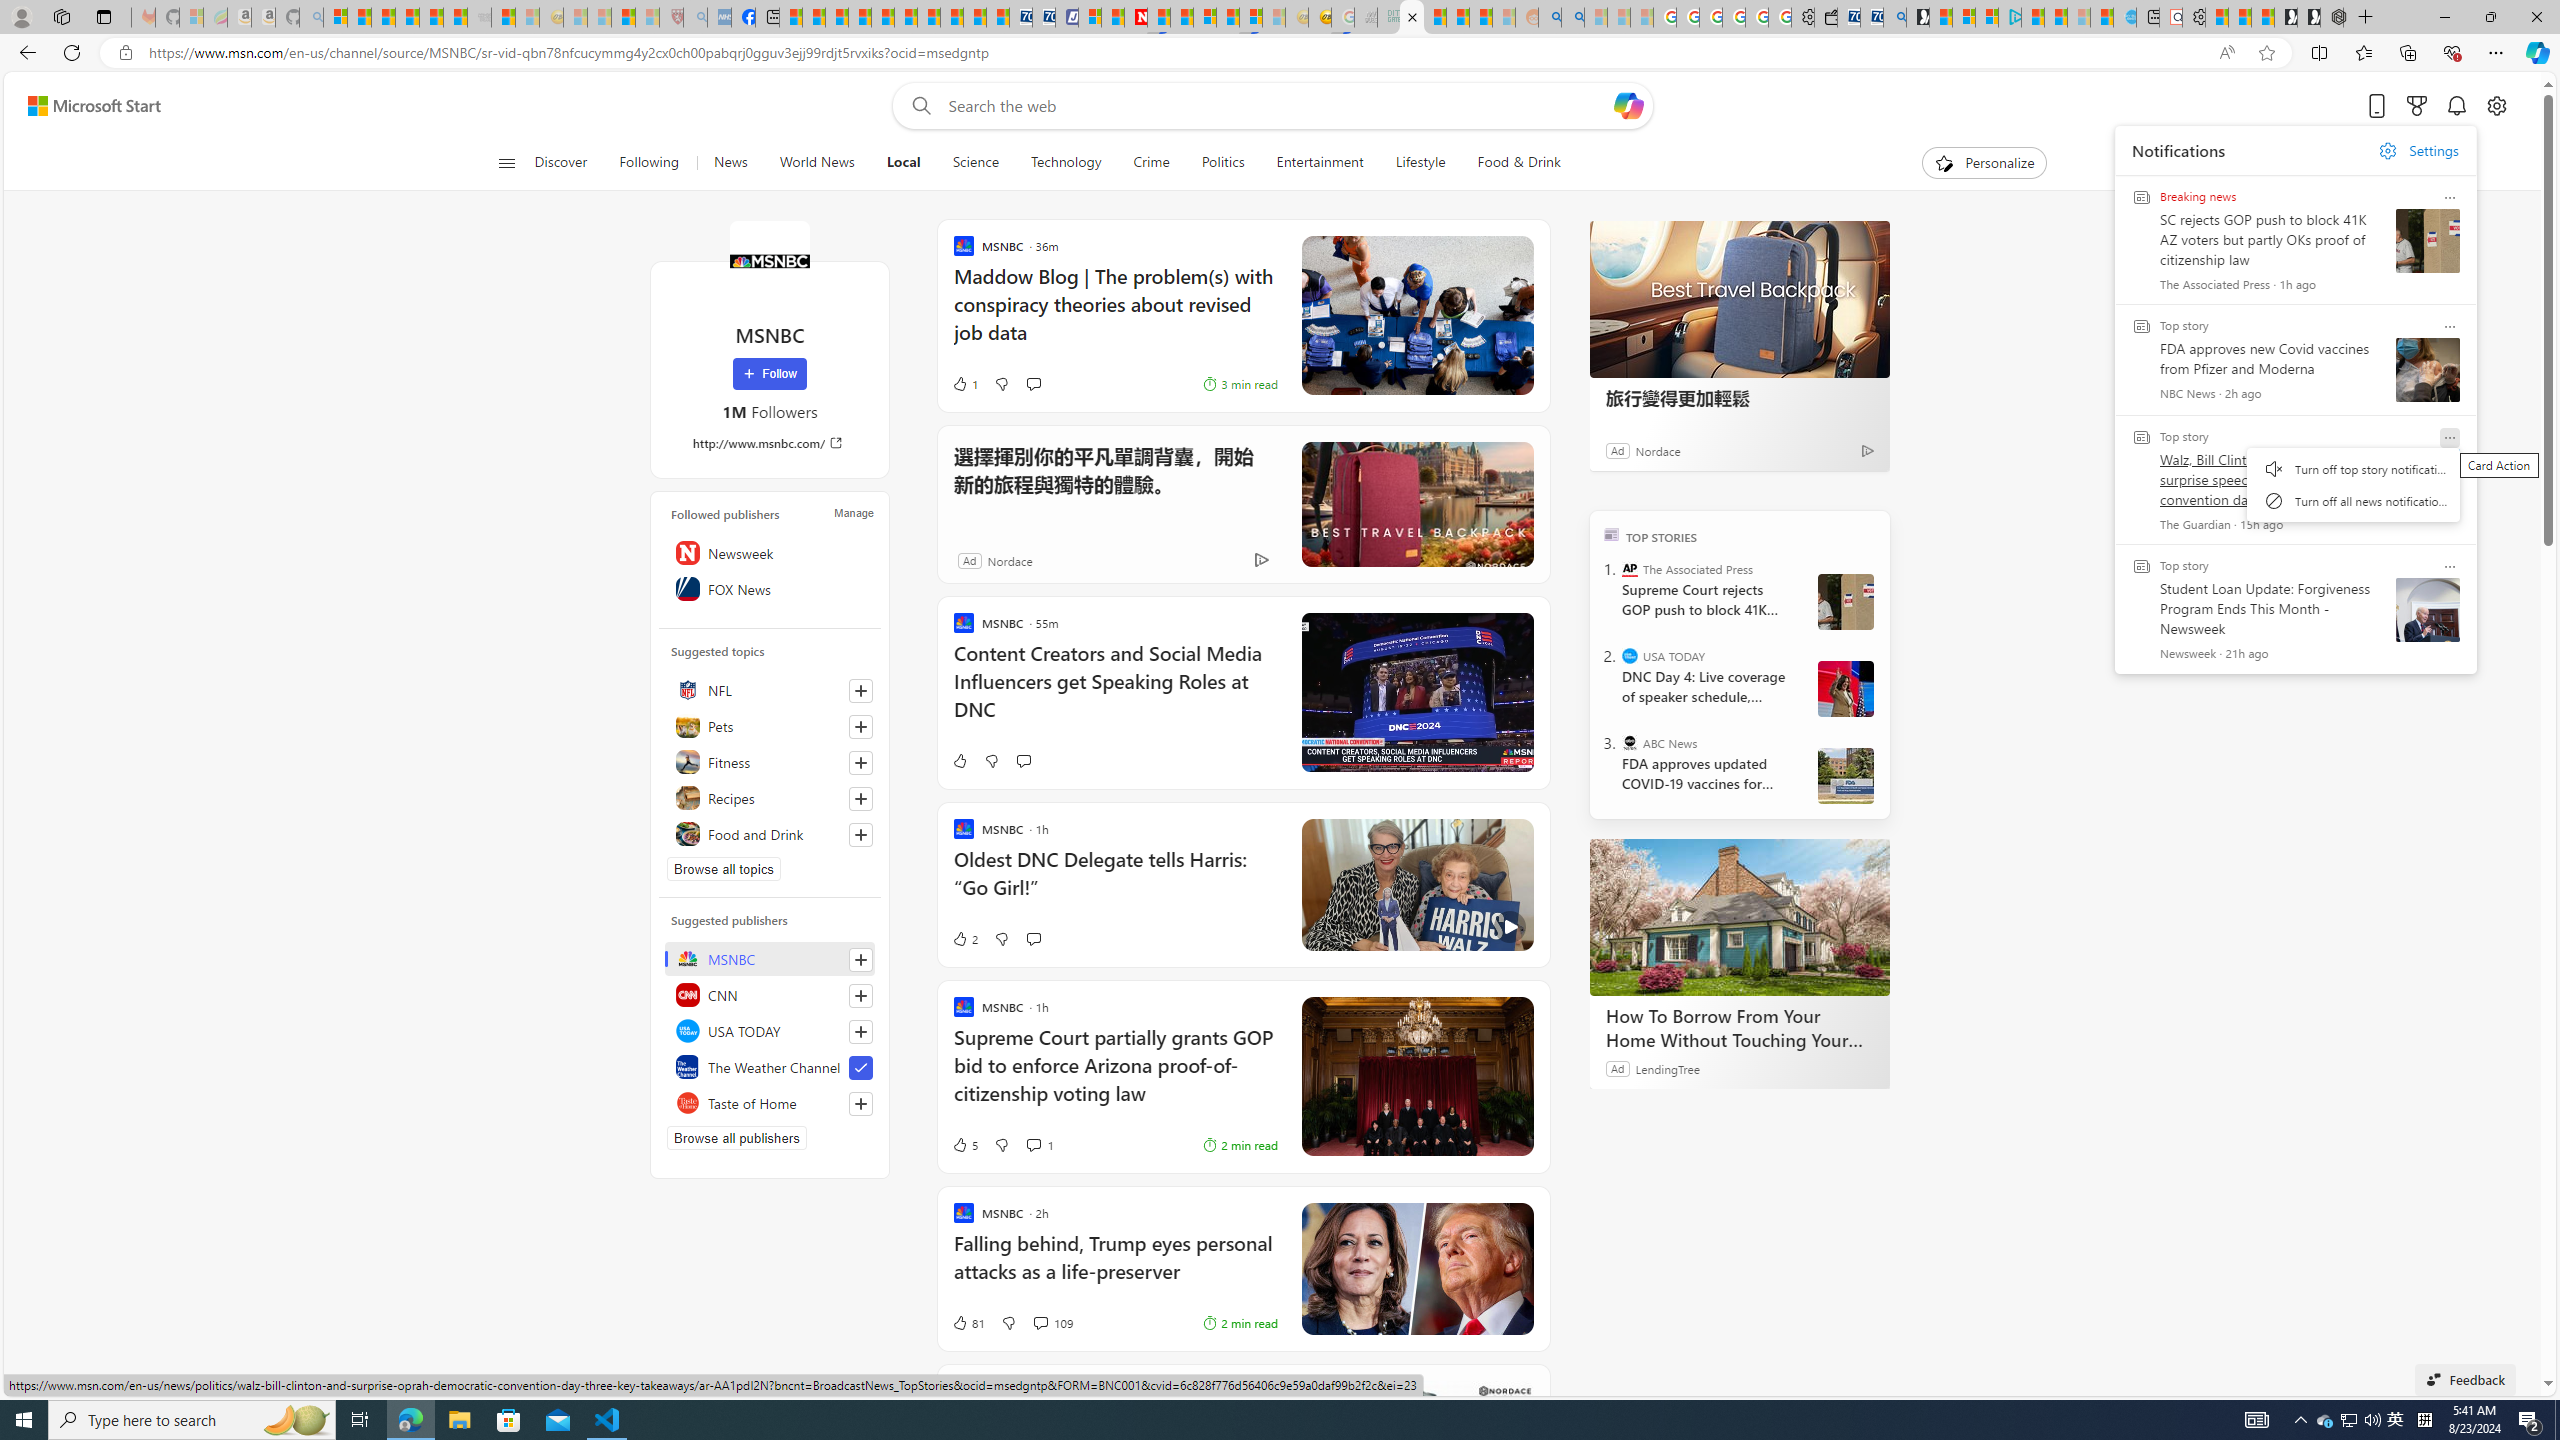 Image resolution: width=2560 pixels, height=1440 pixels. I want to click on 'Browse all publishers', so click(737, 1137).